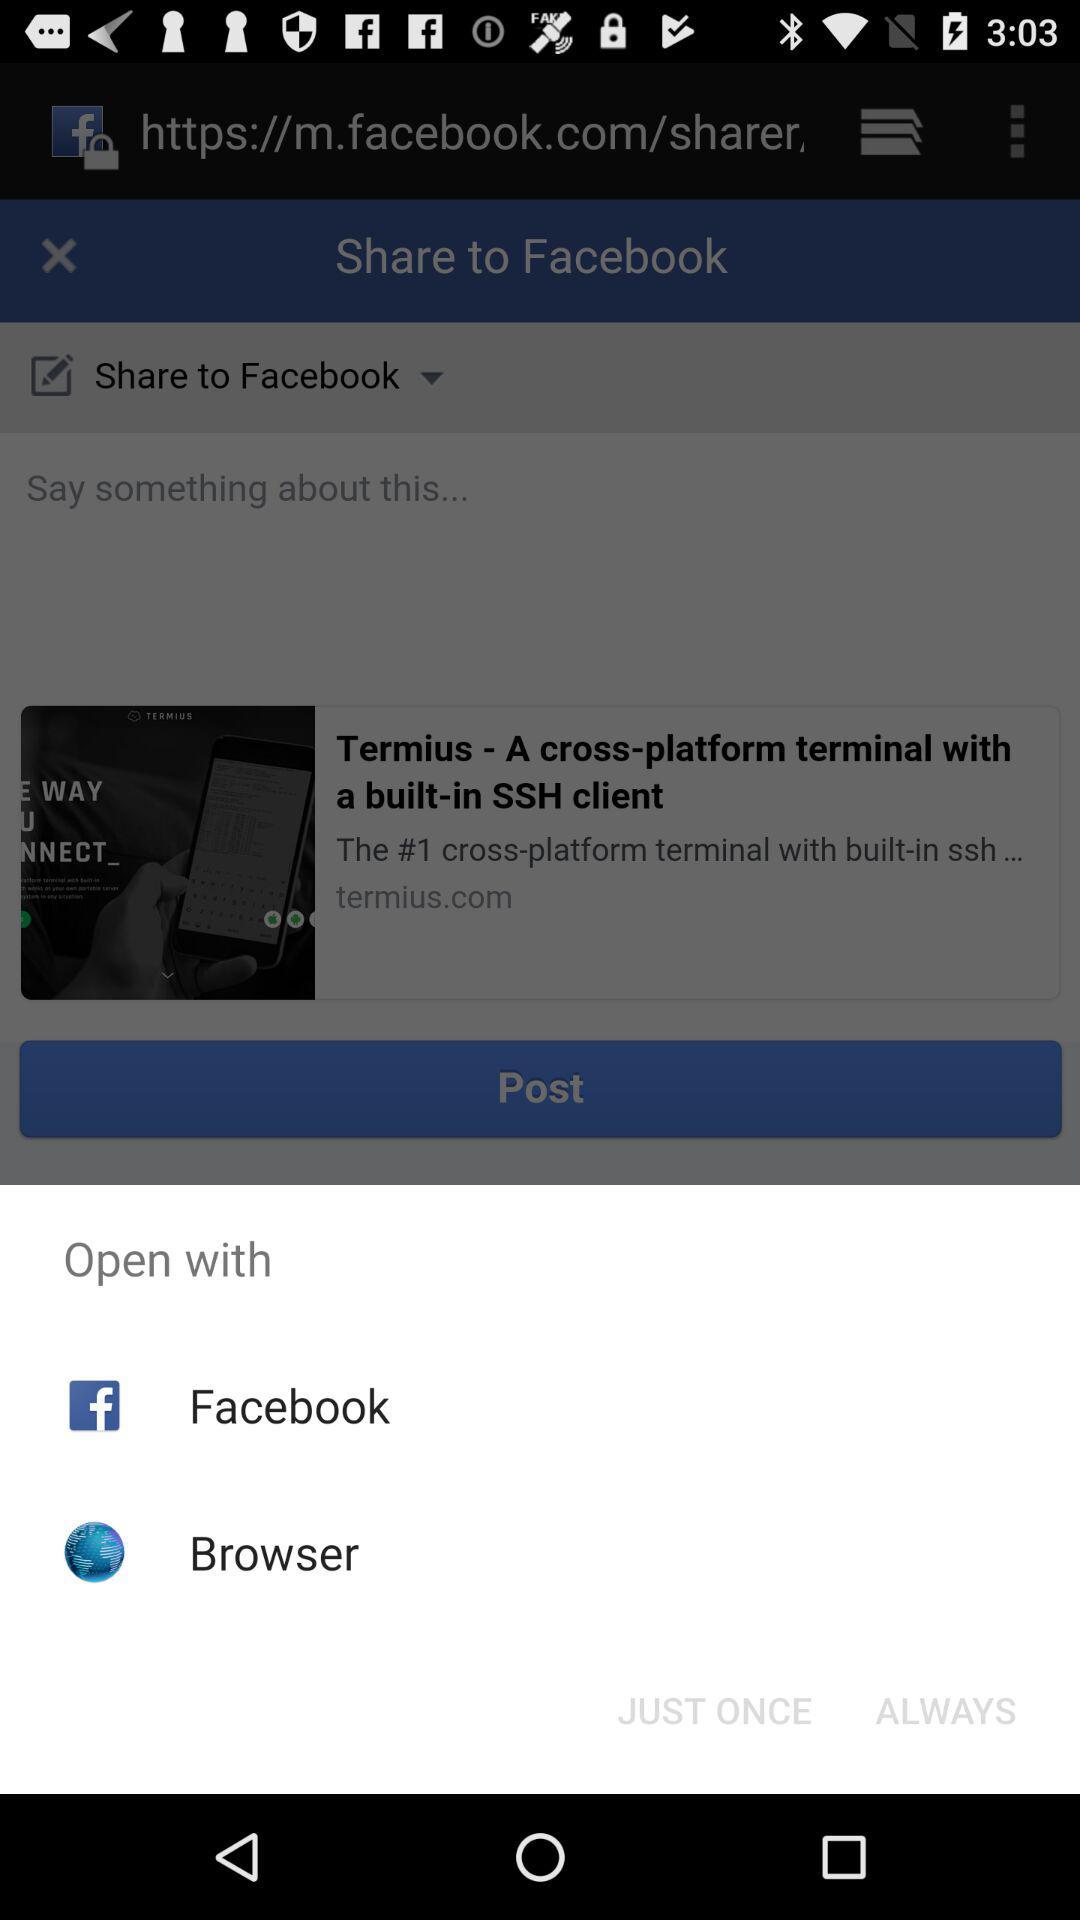 This screenshot has width=1080, height=1920. Describe the element at coordinates (945, 1708) in the screenshot. I see `the item to the right of just once button` at that location.